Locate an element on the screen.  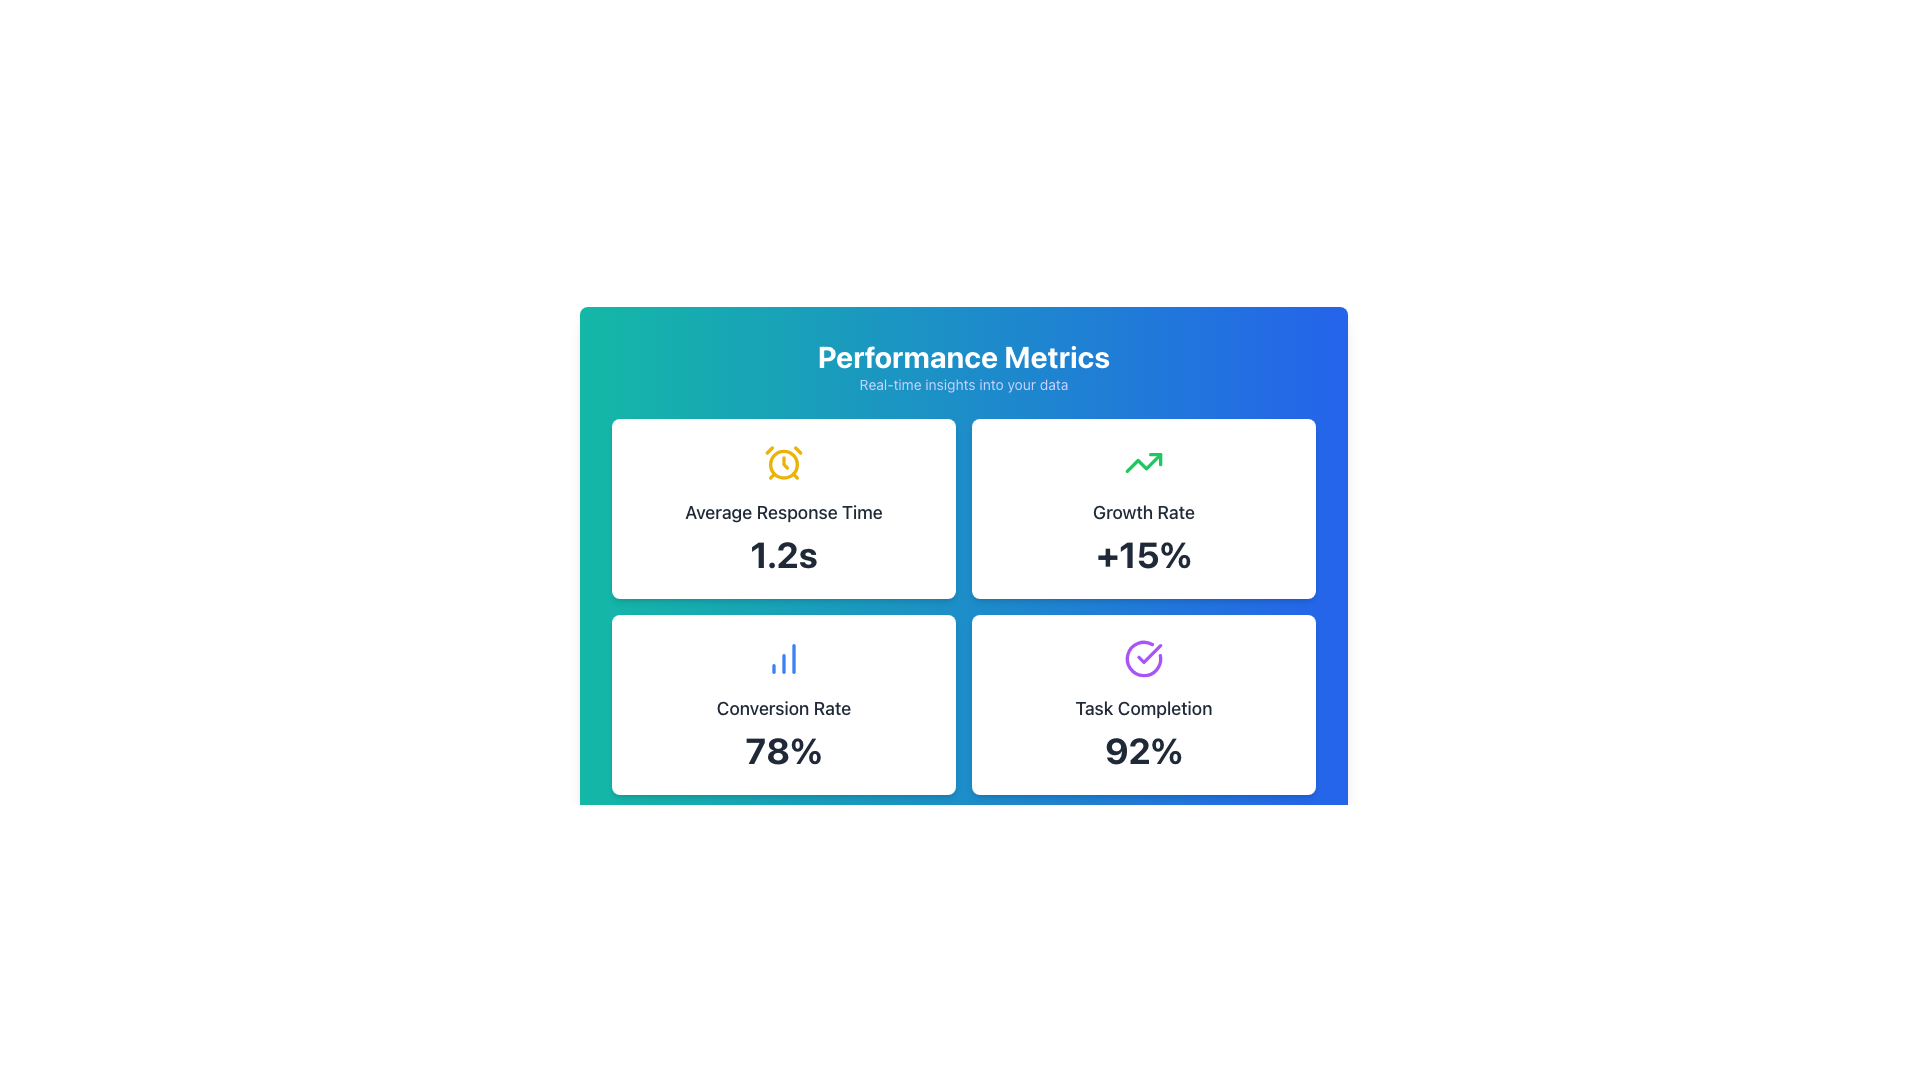
the smaller light indigo text displayed beneath the 'Performance Metrics' title is located at coordinates (964, 385).